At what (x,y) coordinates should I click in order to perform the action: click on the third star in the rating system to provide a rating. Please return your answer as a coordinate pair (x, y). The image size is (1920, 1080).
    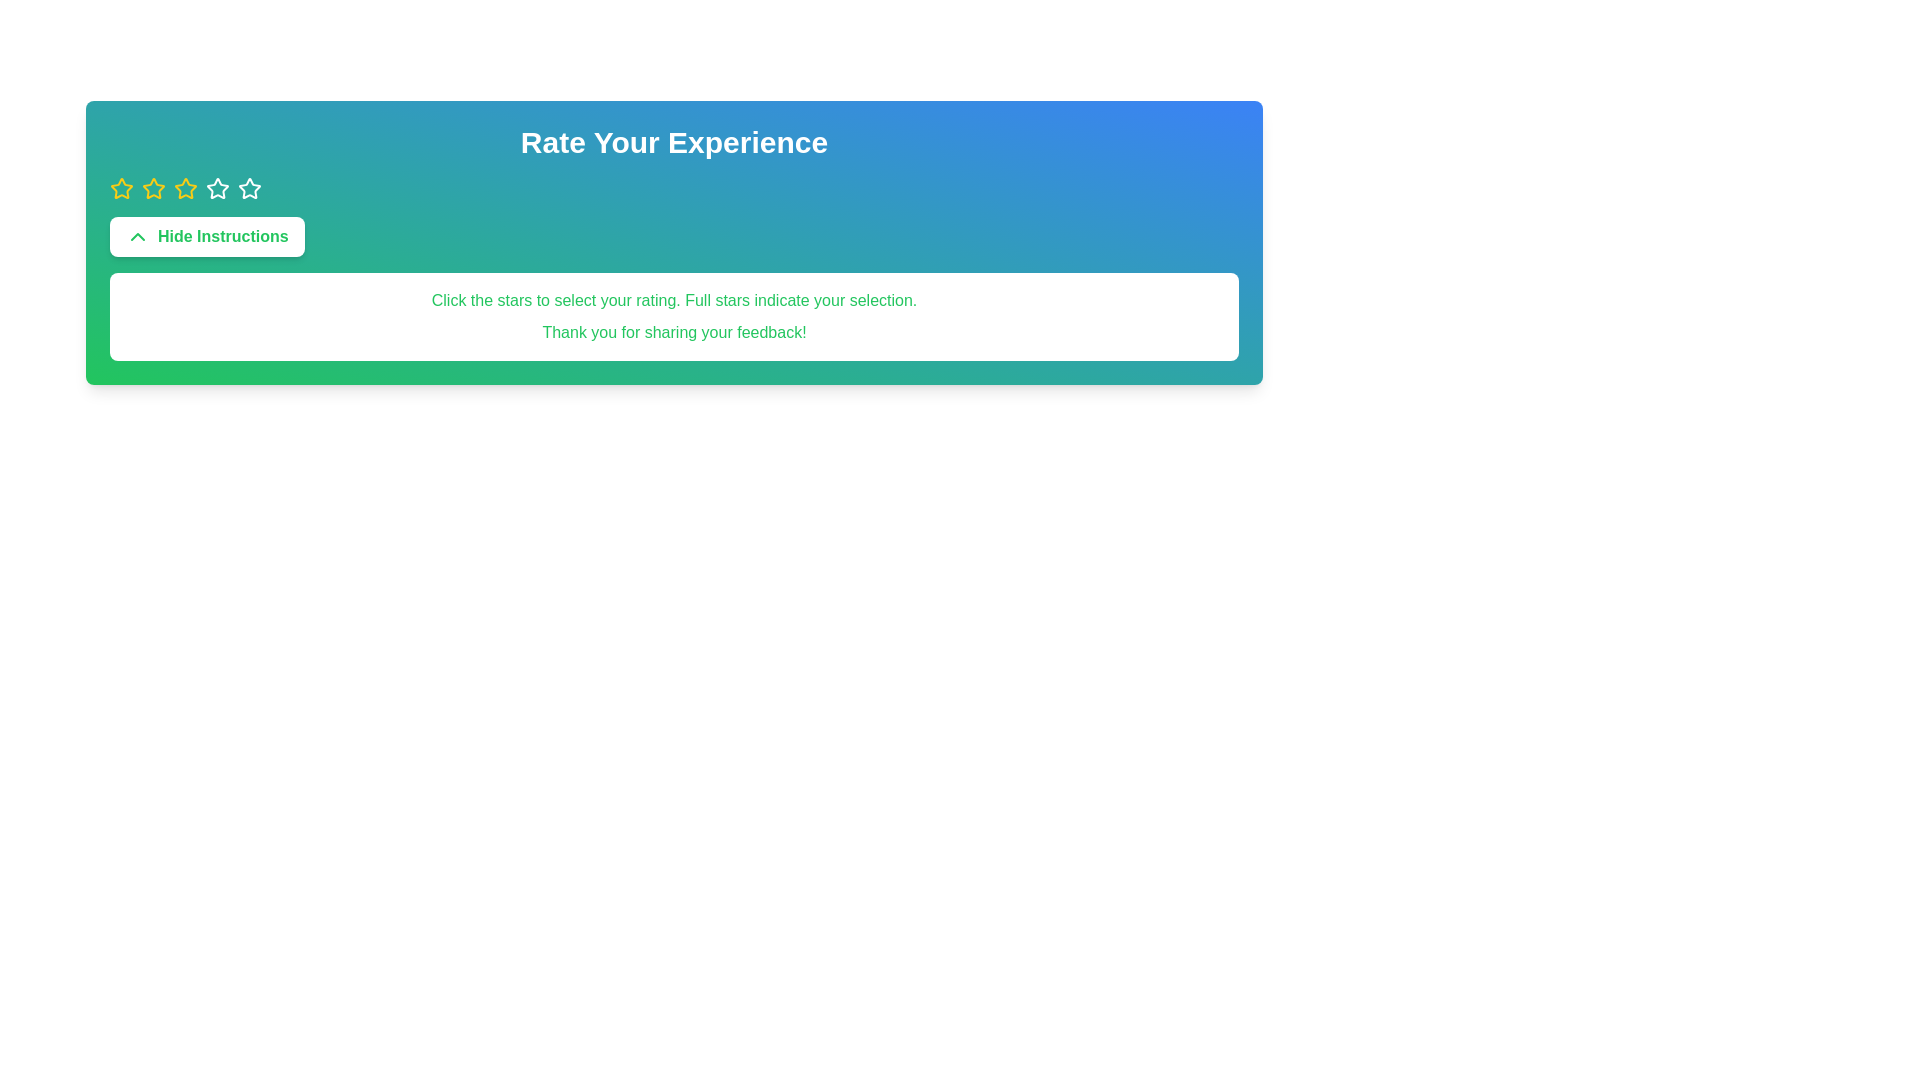
    Looking at the image, I should click on (217, 188).